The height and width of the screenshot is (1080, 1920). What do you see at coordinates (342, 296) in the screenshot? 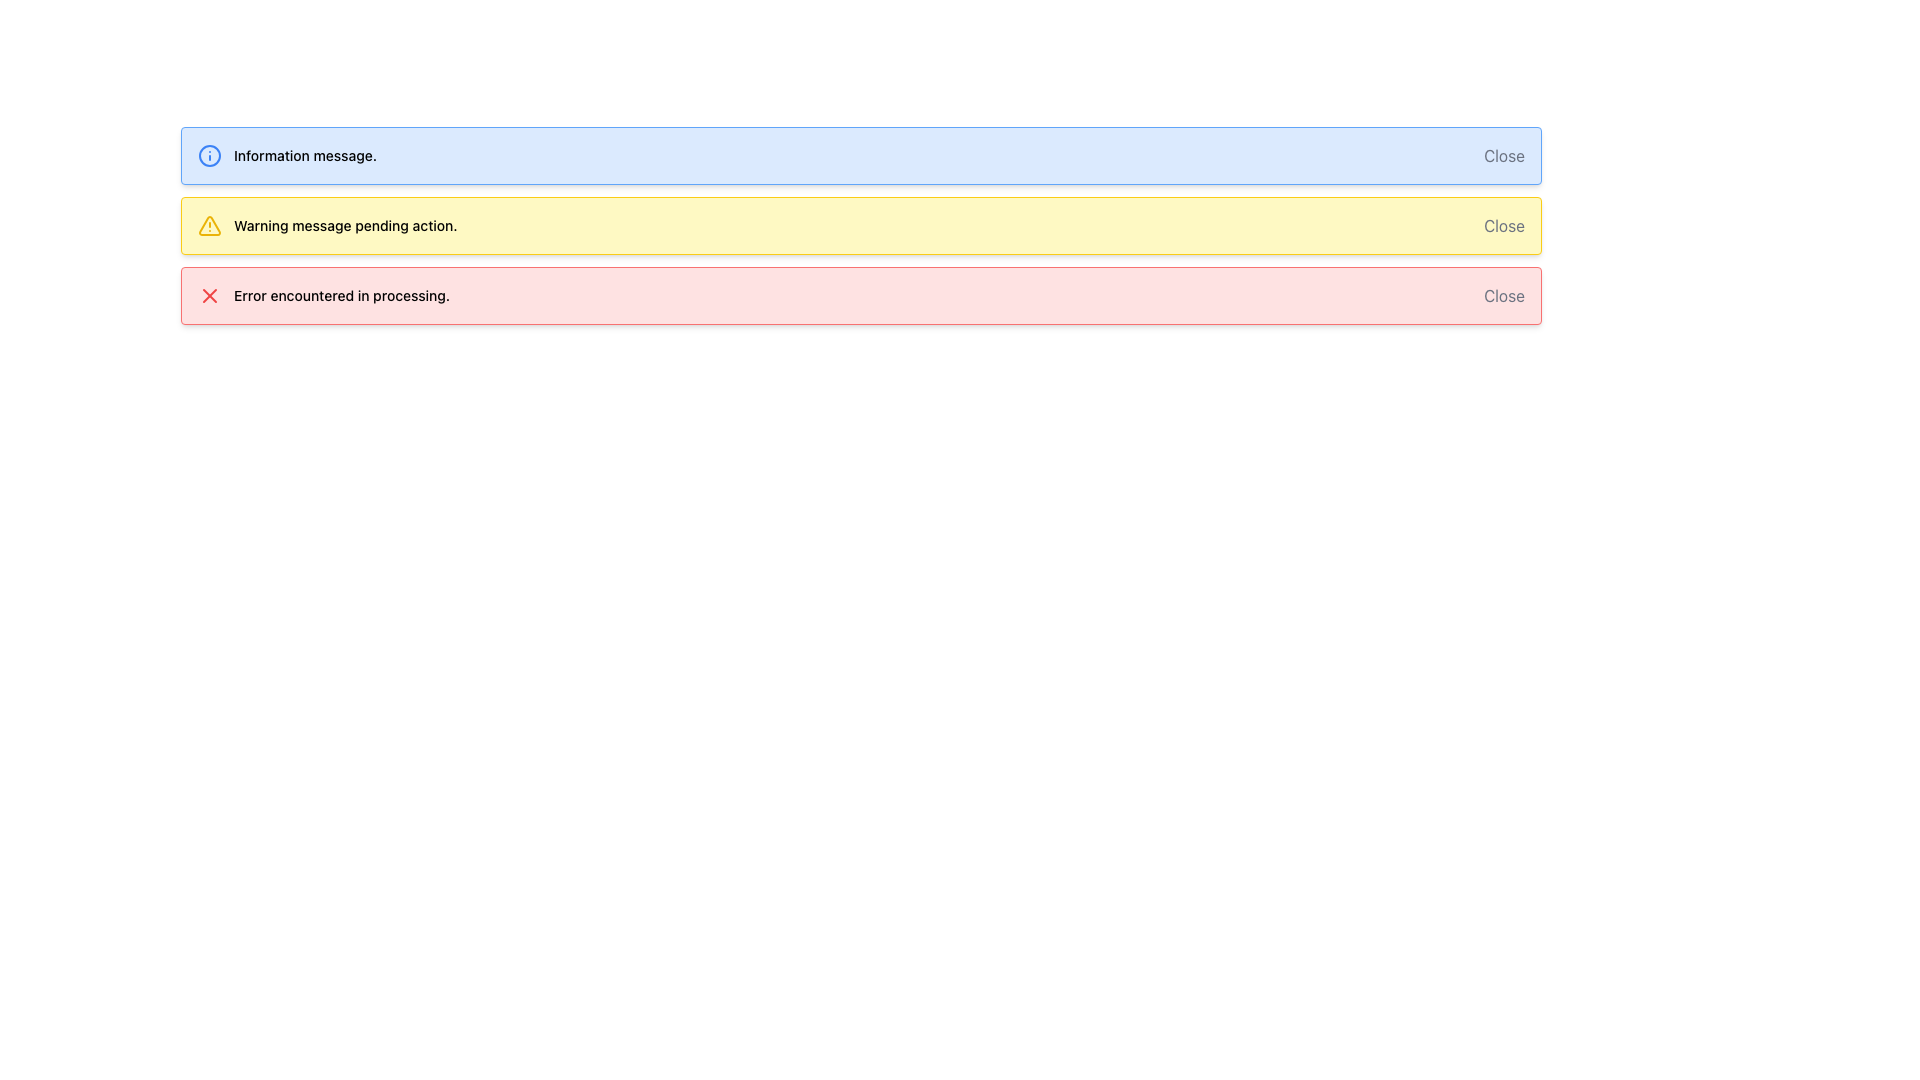
I see `the error message text label located in the lower section of the red alert box to read the descriptive message about the error occurrence` at bounding box center [342, 296].